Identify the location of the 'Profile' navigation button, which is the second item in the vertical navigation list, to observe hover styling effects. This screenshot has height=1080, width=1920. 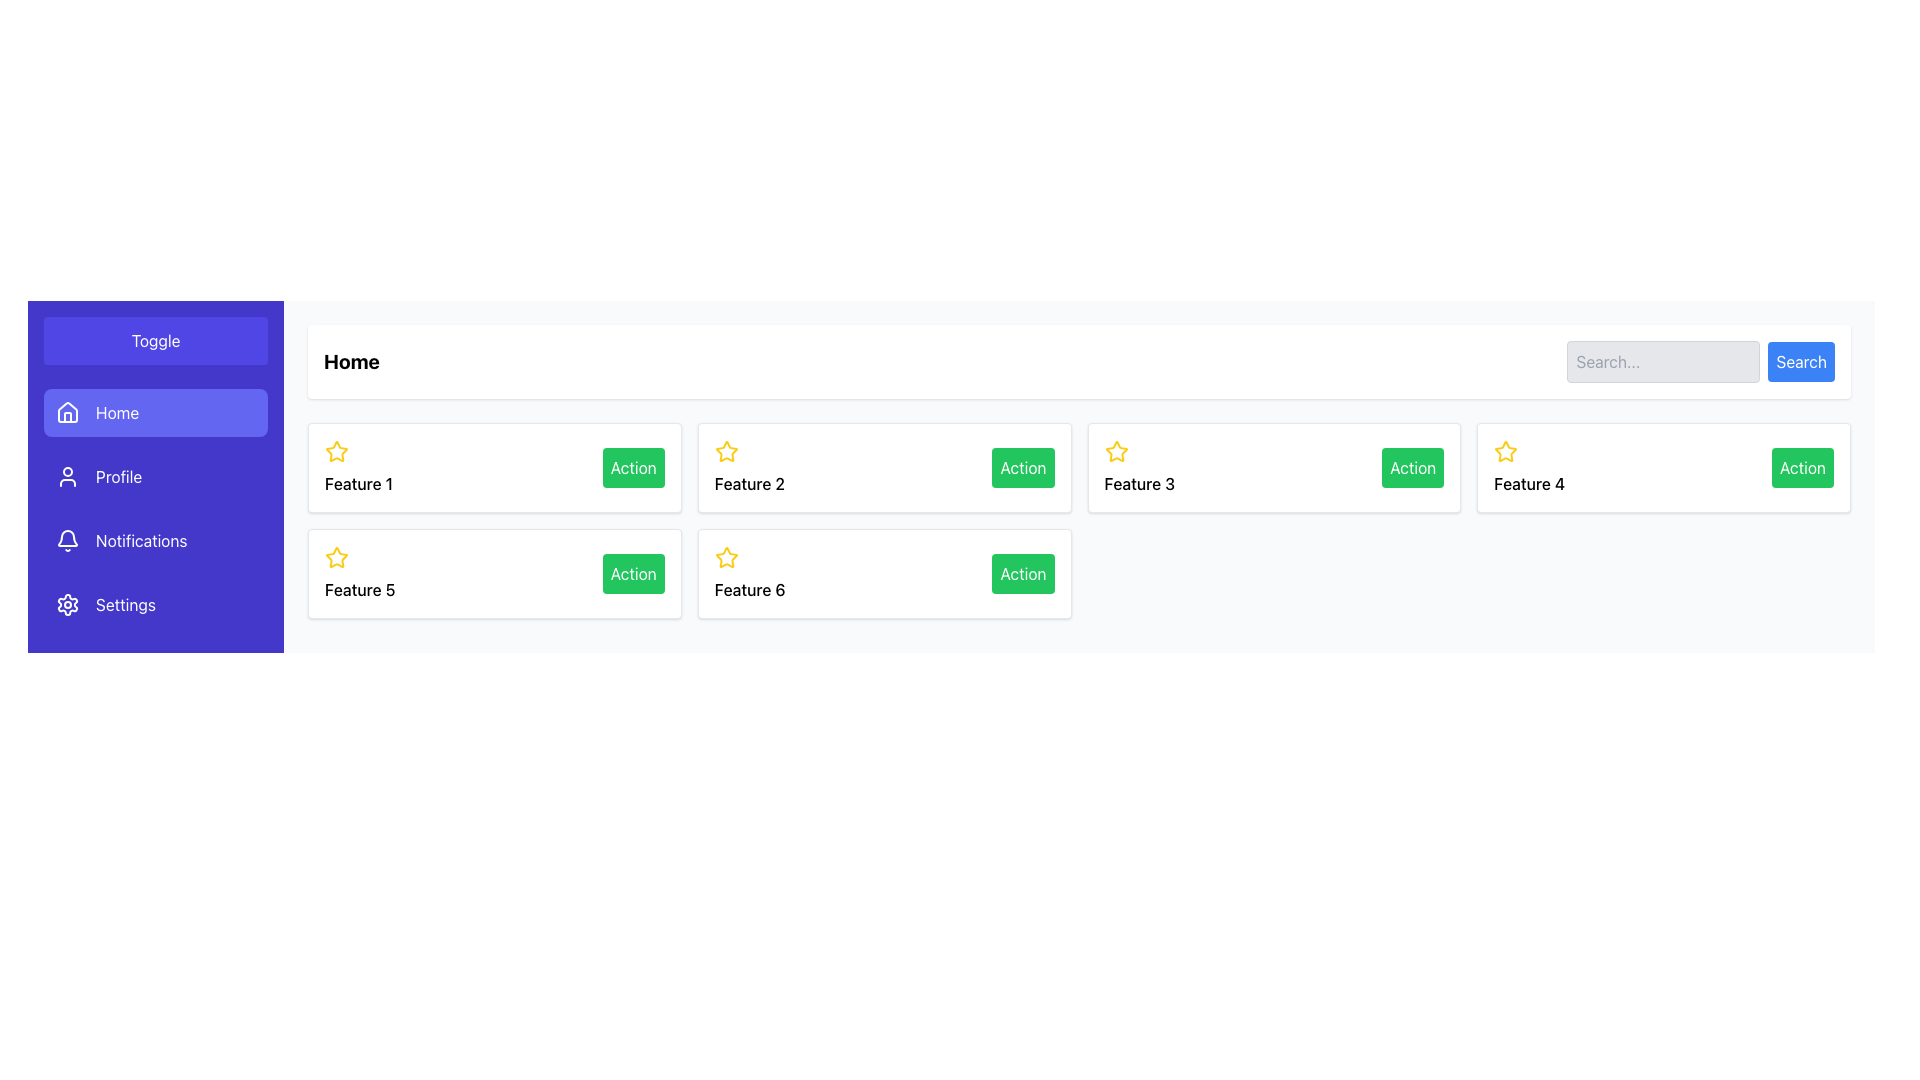
(155, 477).